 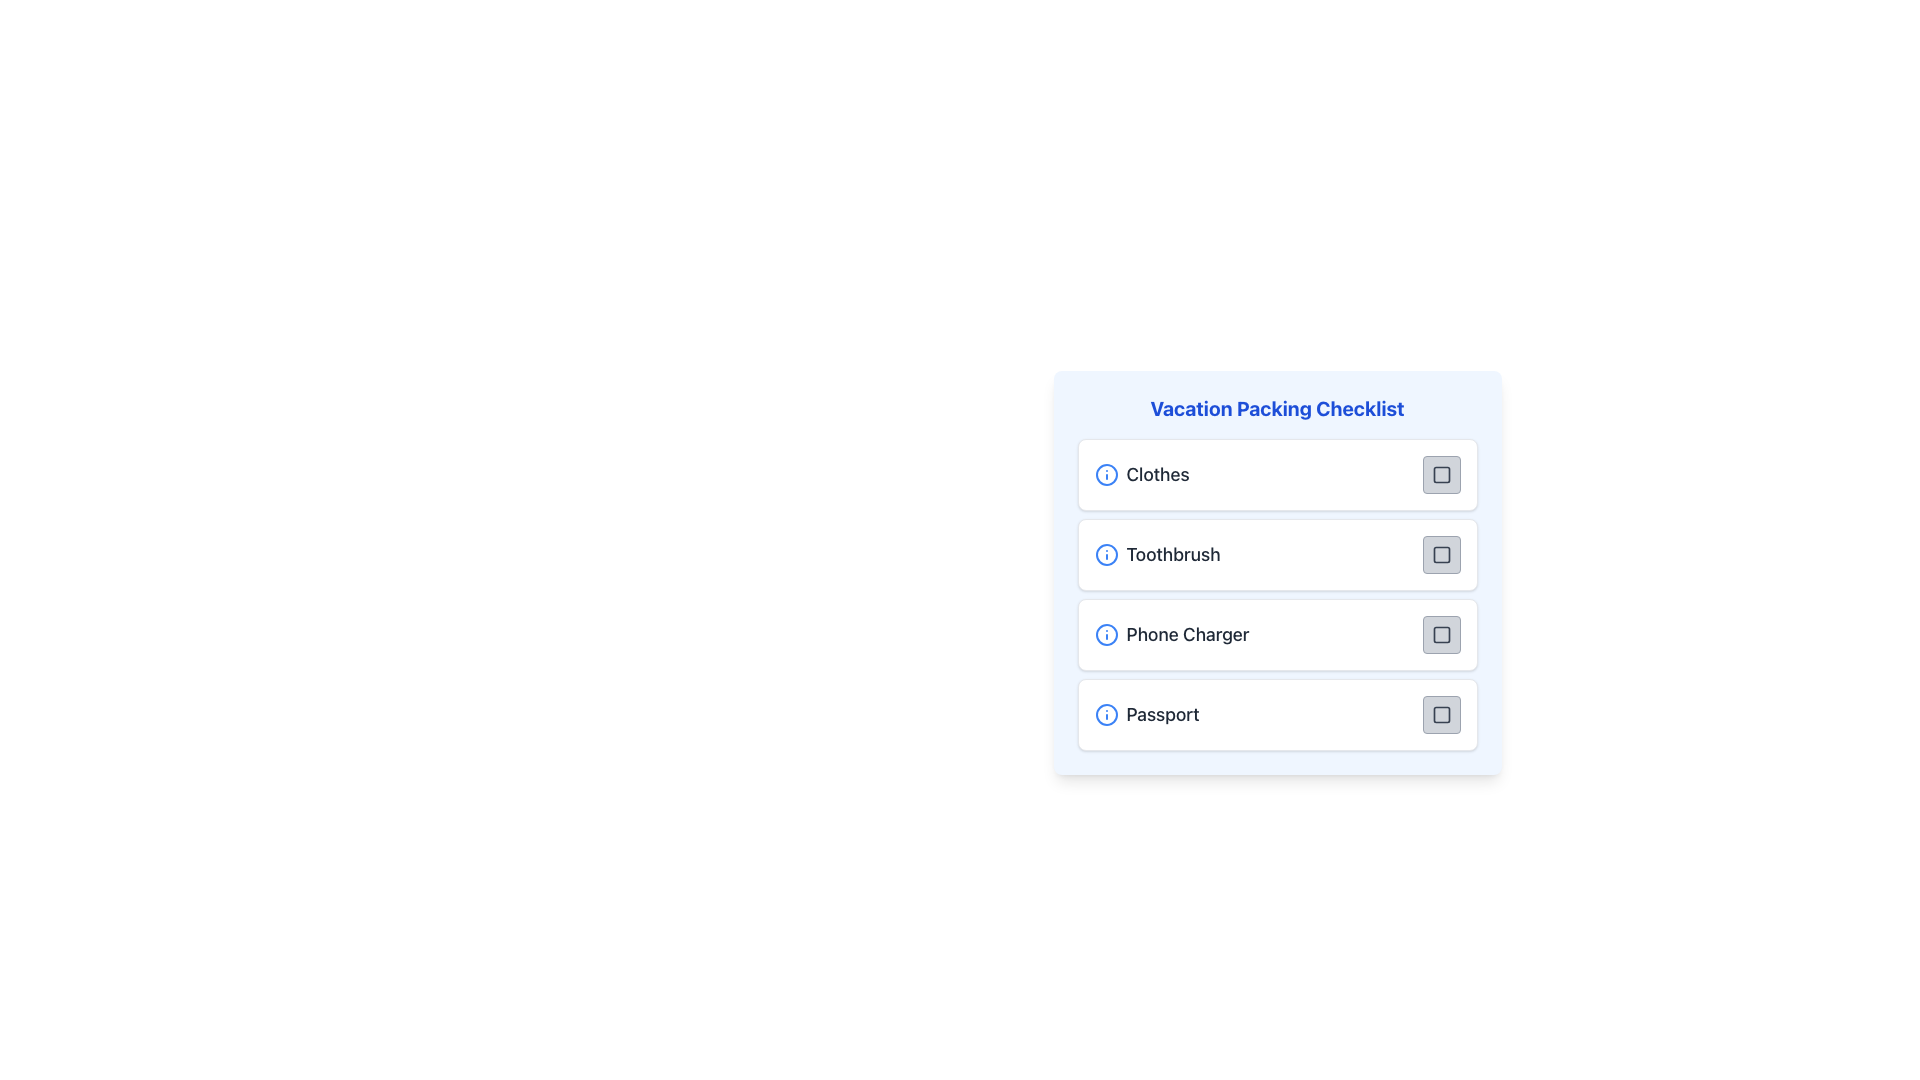 What do you see at coordinates (1142, 474) in the screenshot?
I see `the label with an icon that serves as a descriptor for the first item in the checklist, which is located in the first row, to the left of a checkbox icon` at bounding box center [1142, 474].